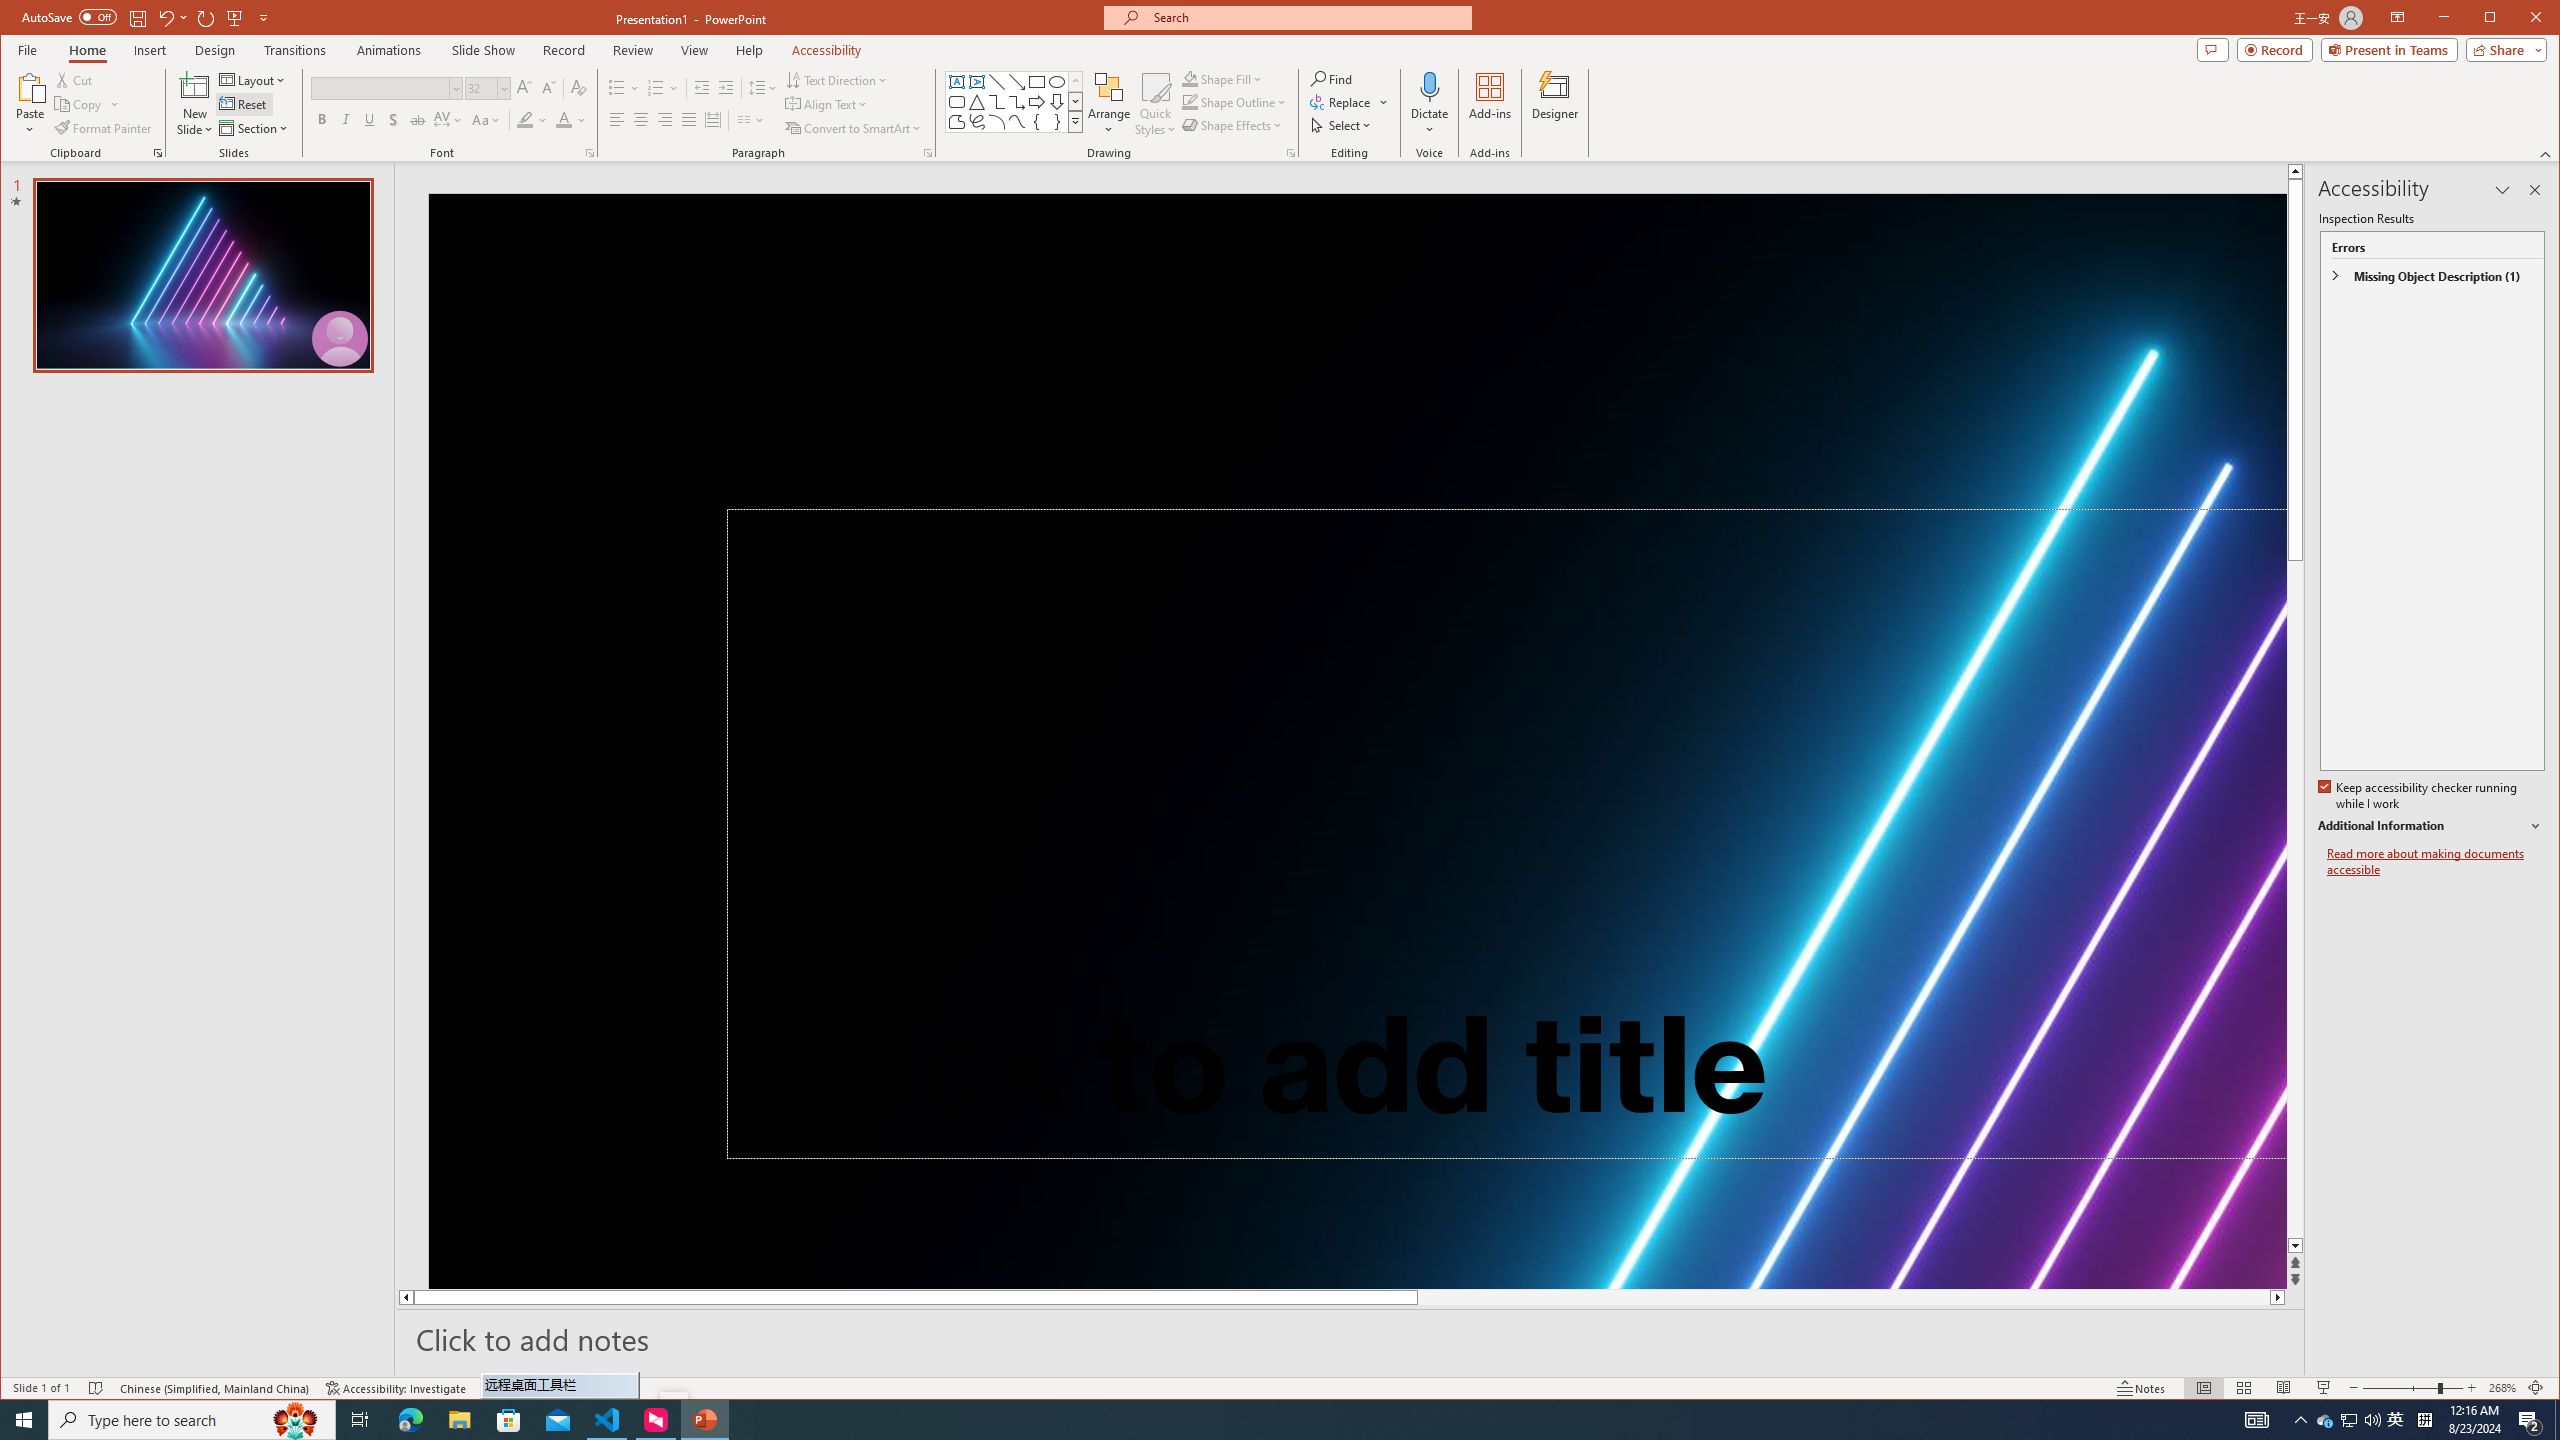 This screenshot has width=2560, height=1440. I want to click on 'Q2790: 100%', so click(2372, 1418).